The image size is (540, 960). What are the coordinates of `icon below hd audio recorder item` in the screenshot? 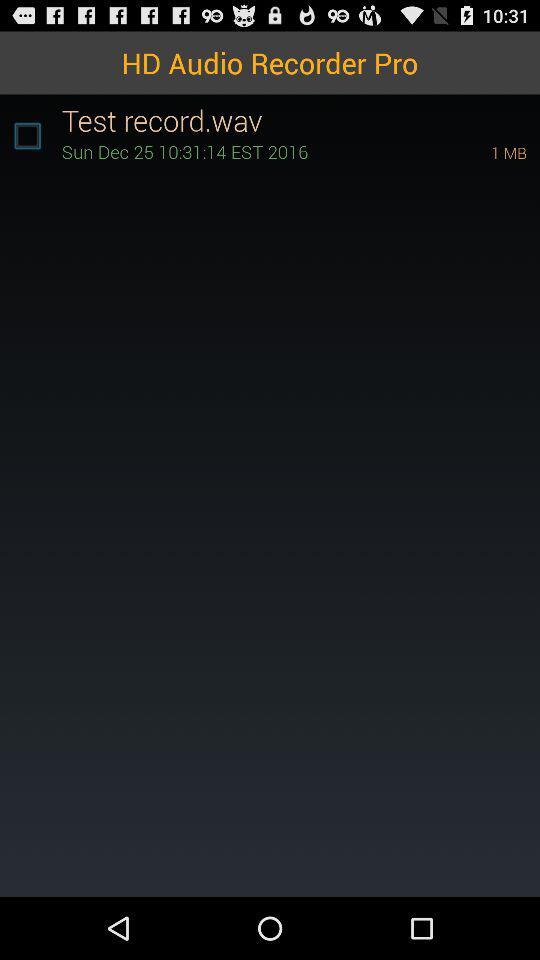 It's located at (299, 120).